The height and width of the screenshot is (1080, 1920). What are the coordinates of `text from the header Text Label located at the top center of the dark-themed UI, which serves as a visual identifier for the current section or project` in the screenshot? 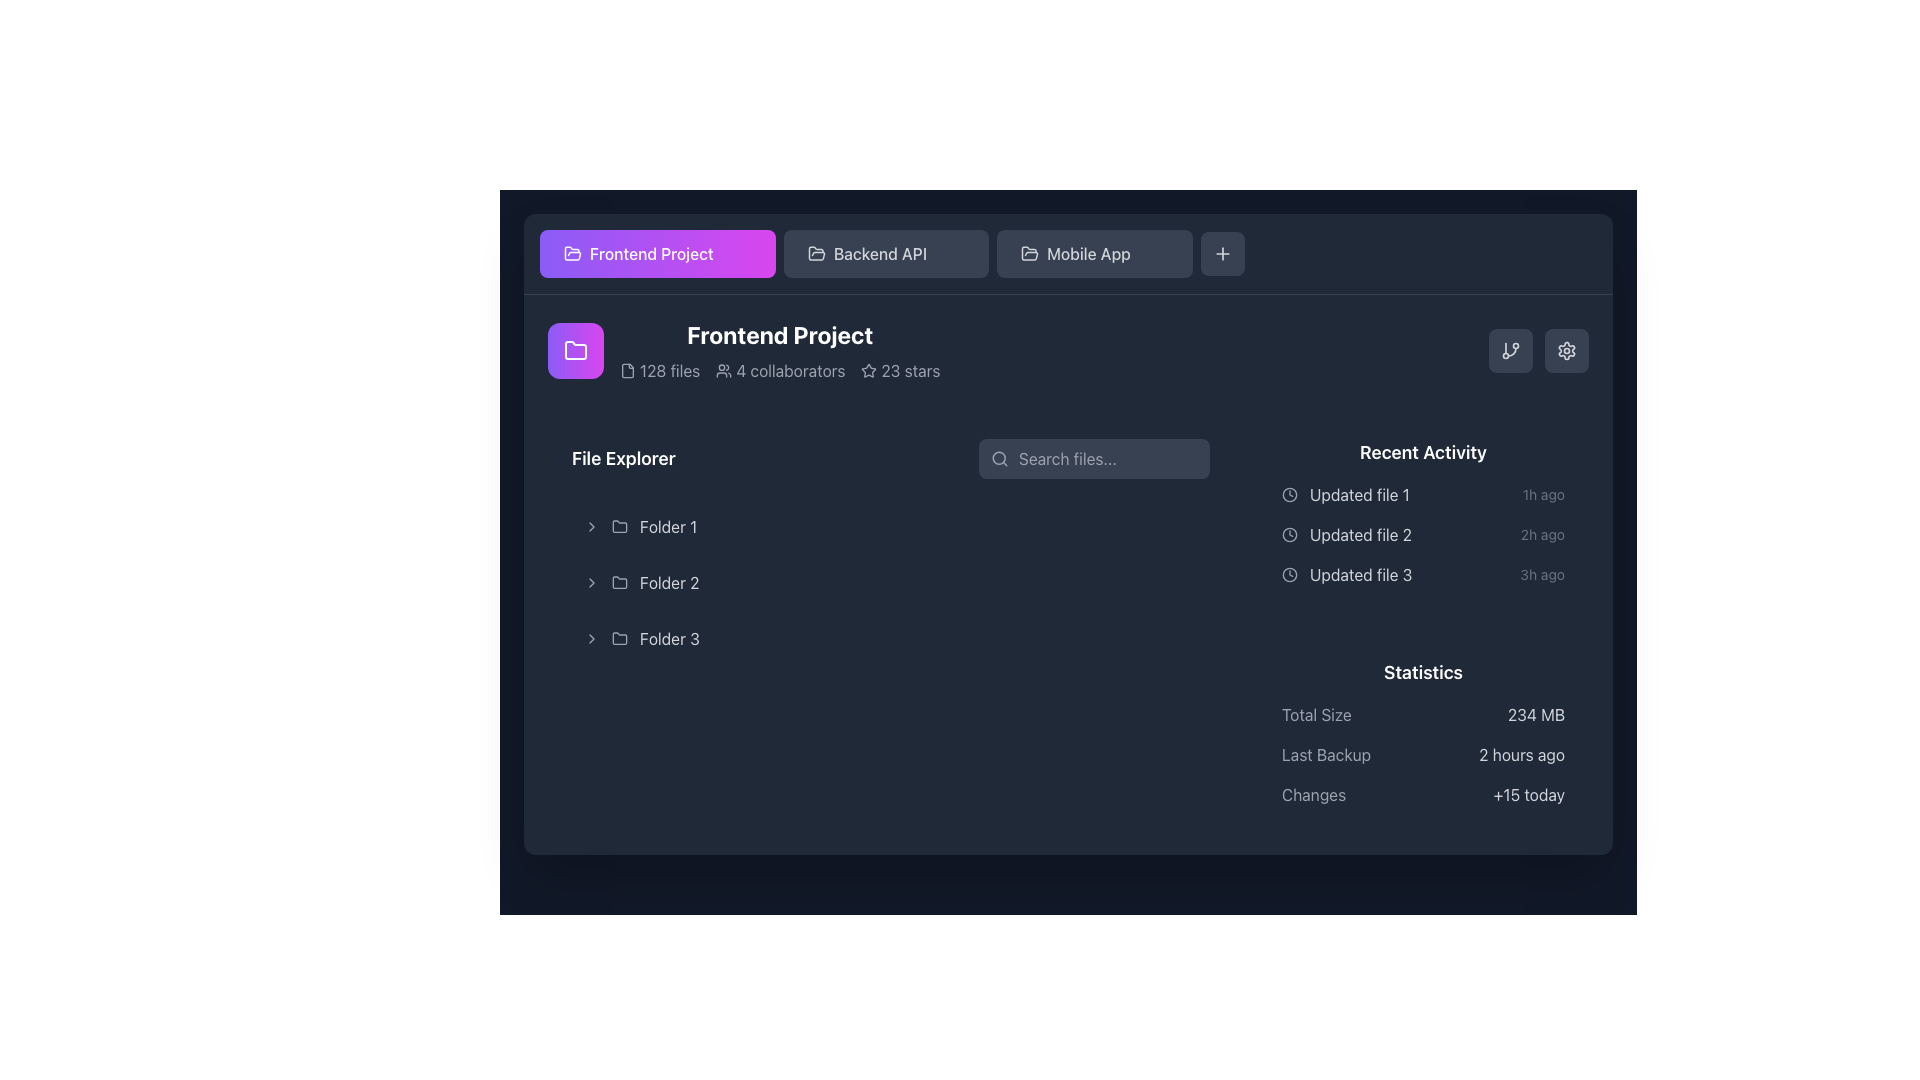 It's located at (779, 334).